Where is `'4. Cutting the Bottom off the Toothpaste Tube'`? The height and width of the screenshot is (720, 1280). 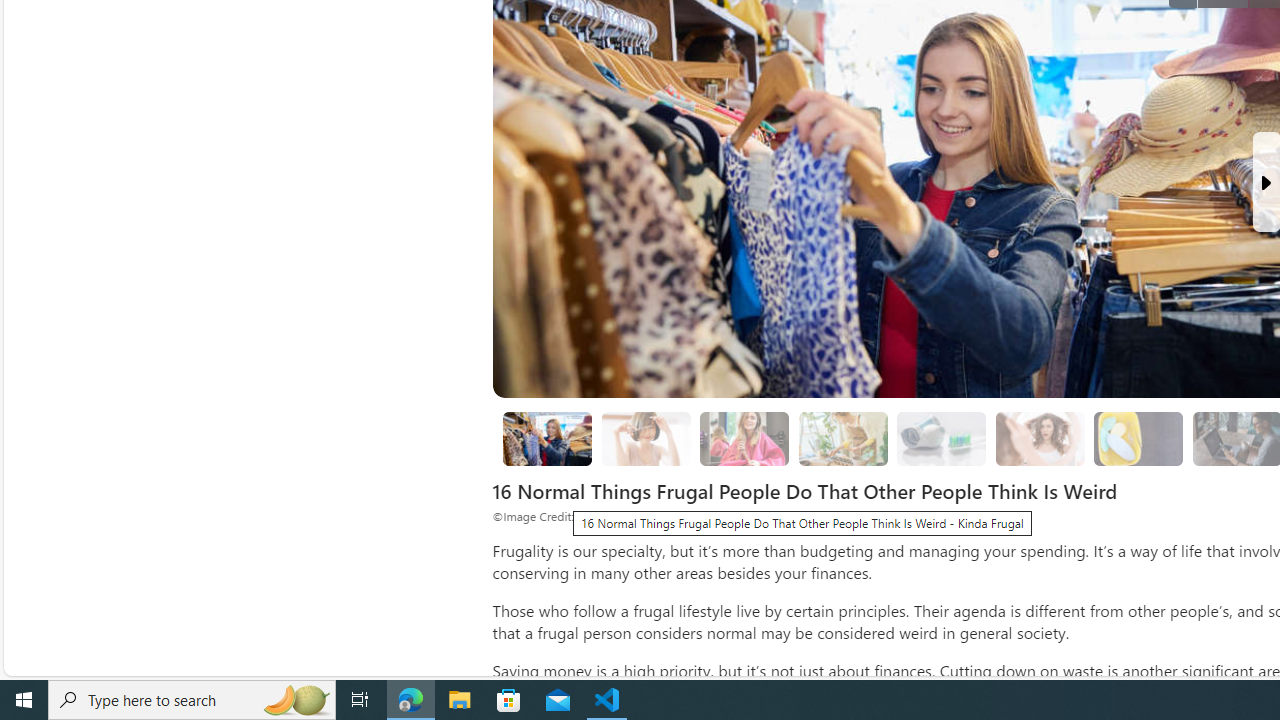
'4. Cutting the Bottom off the Toothpaste Tube' is located at coordinates (941, 437).